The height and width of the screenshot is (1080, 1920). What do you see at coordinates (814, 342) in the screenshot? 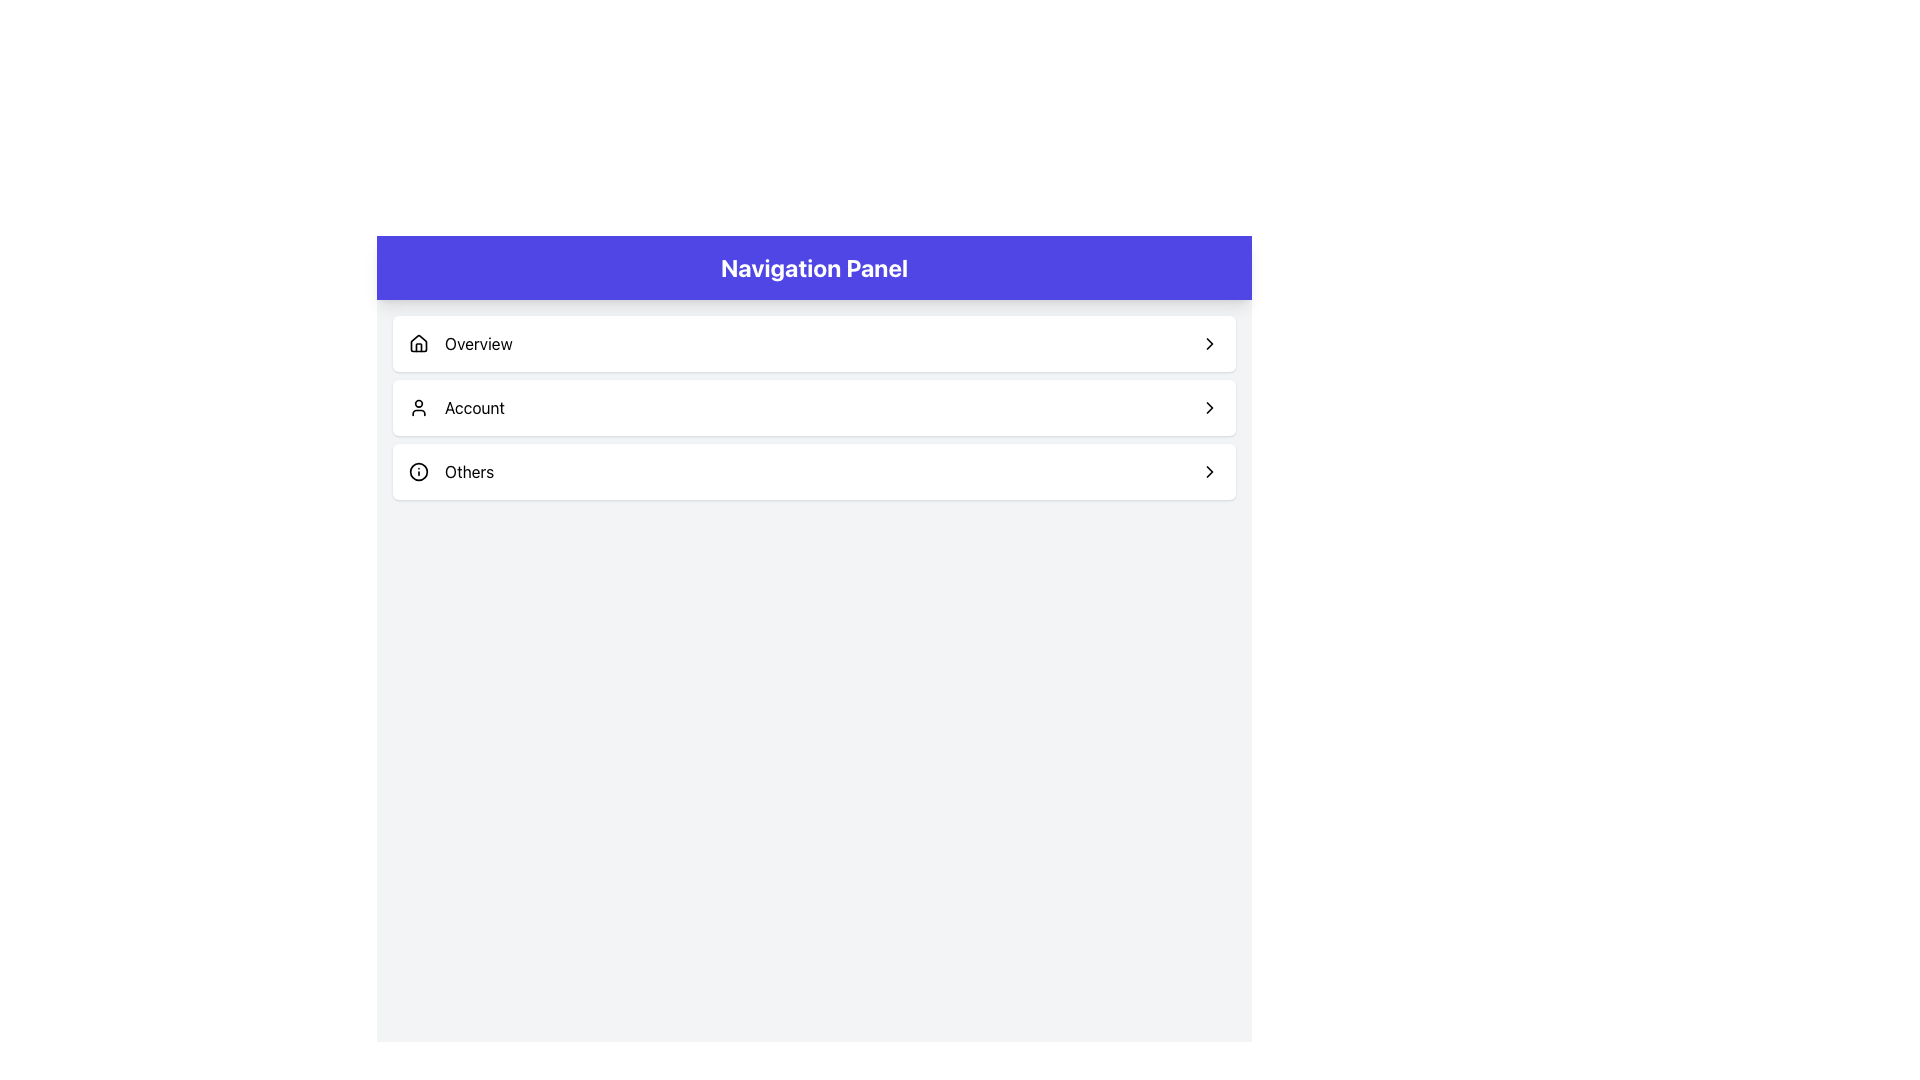
I see `the 'Overview' button, which is the first item in the Navigation Panel` at bounding box center [814, 342].